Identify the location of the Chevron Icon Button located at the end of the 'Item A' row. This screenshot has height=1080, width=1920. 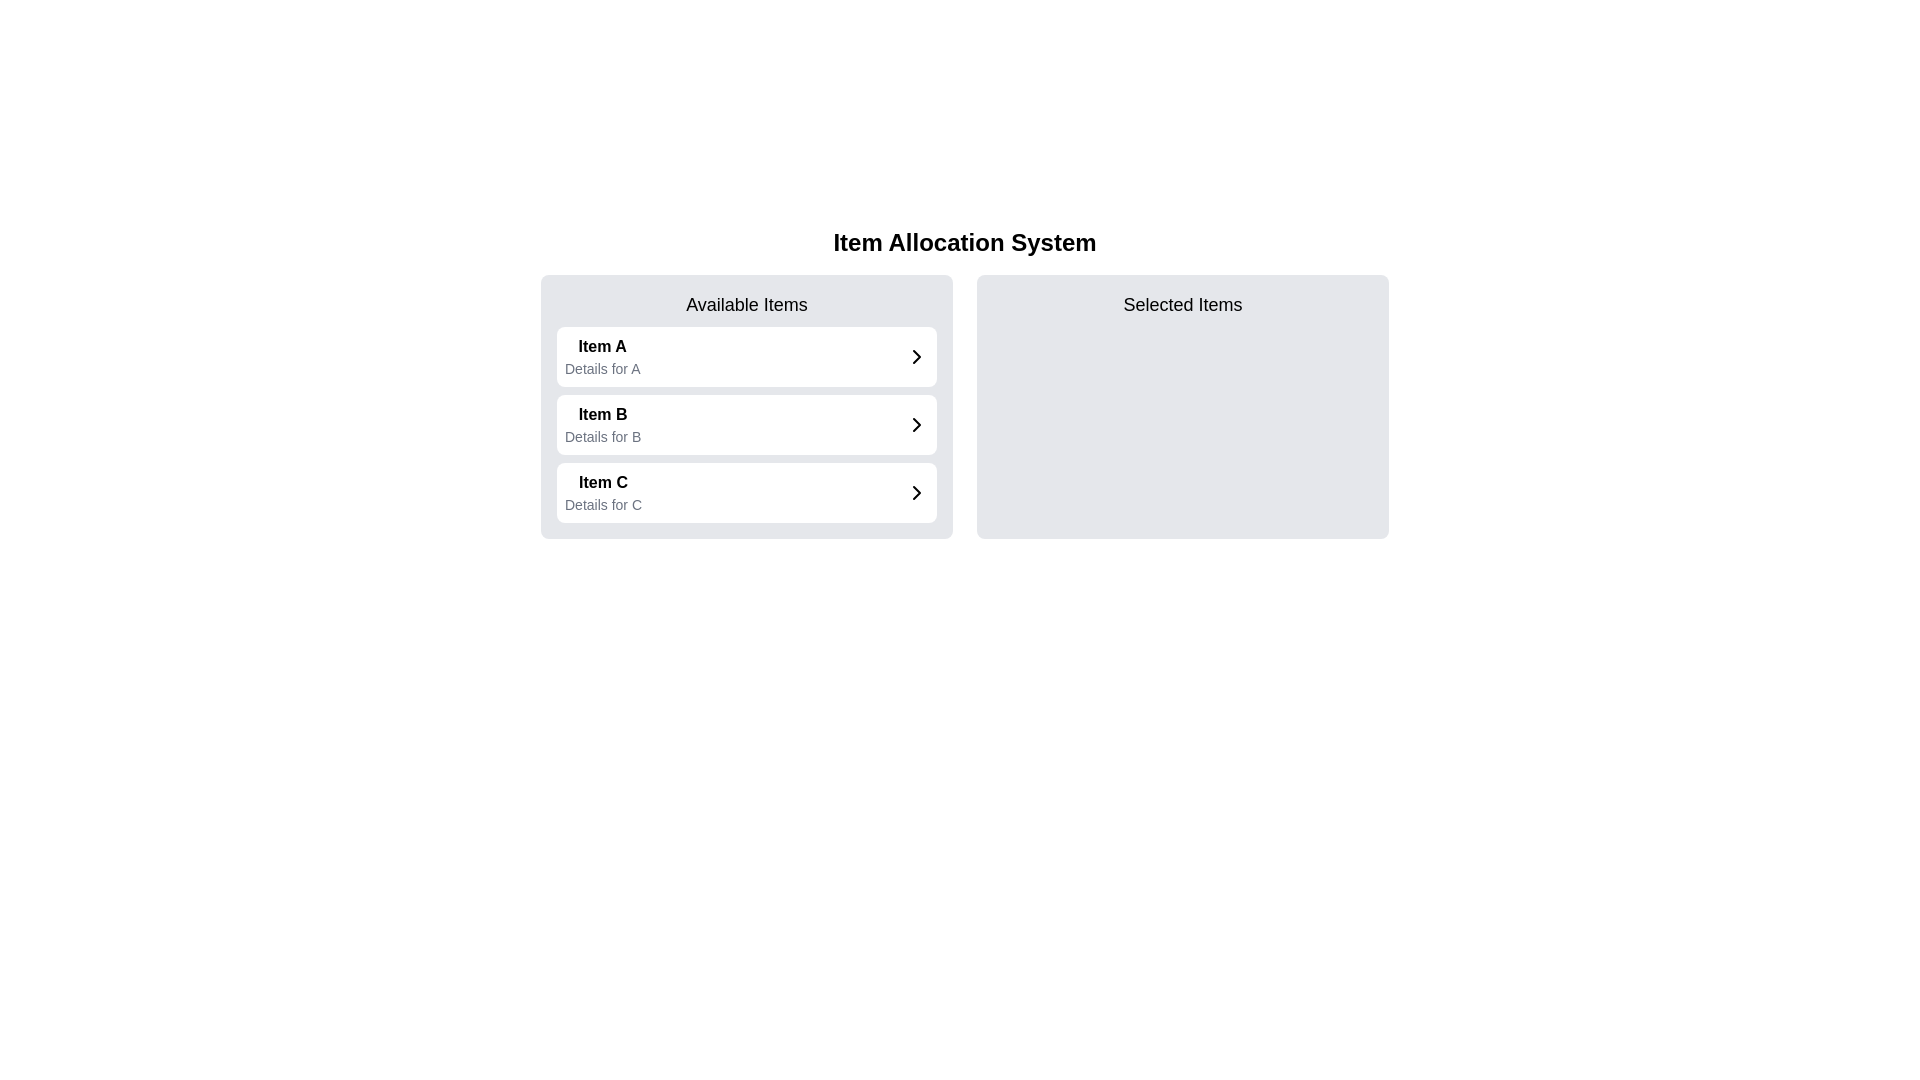
(915, 356).